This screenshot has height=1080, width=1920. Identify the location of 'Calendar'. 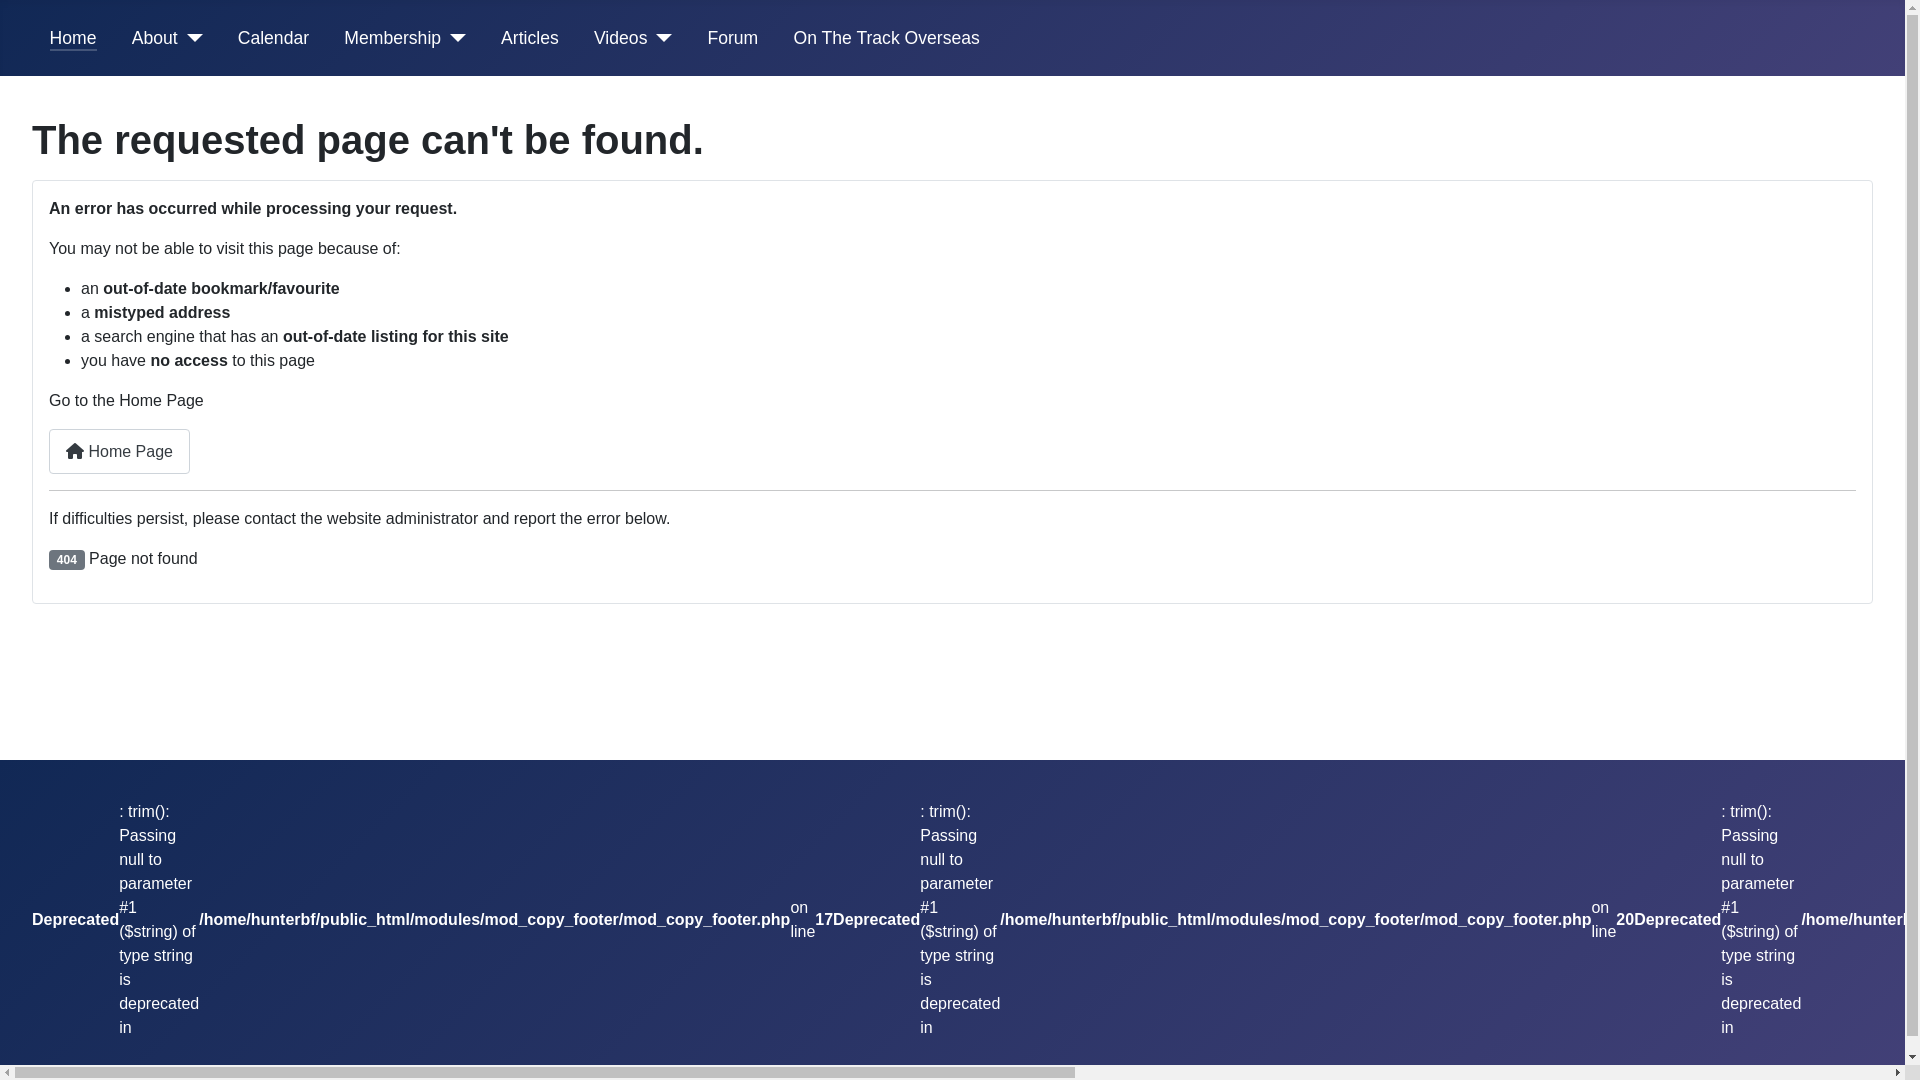
(272, 38).